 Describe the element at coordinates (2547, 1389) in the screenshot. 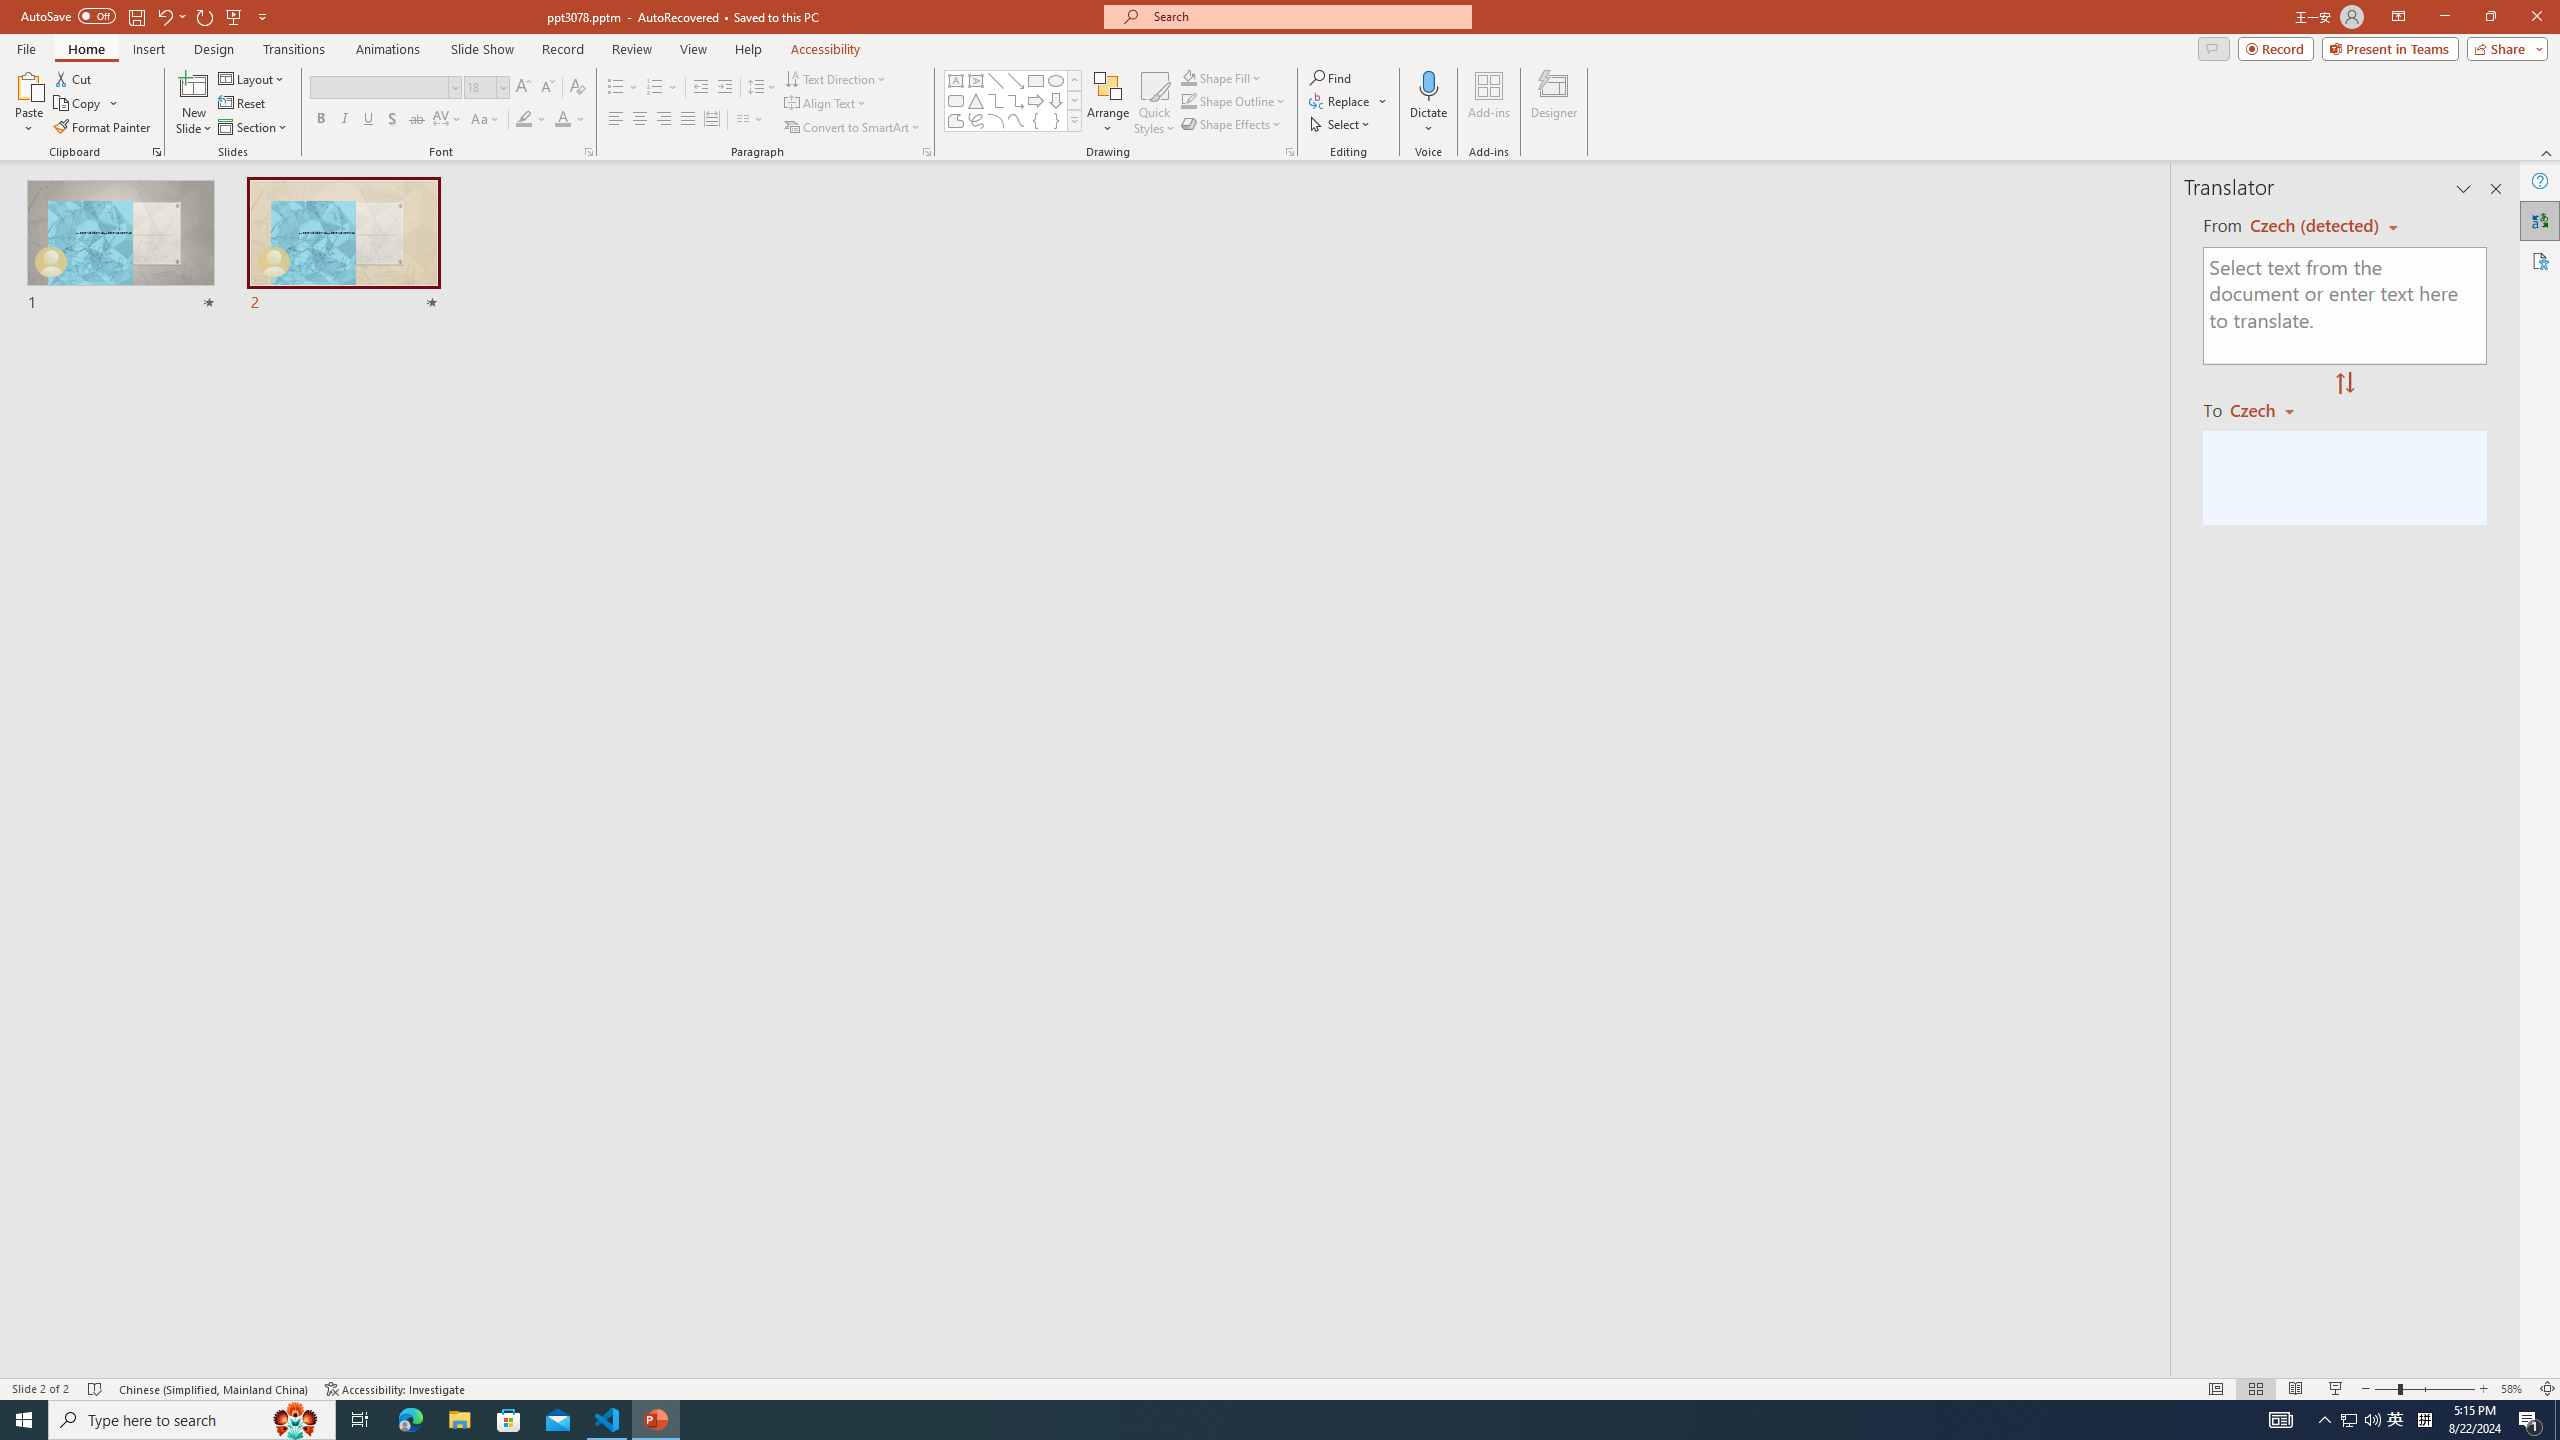

I see `'Zoom to Fit '` at that location.